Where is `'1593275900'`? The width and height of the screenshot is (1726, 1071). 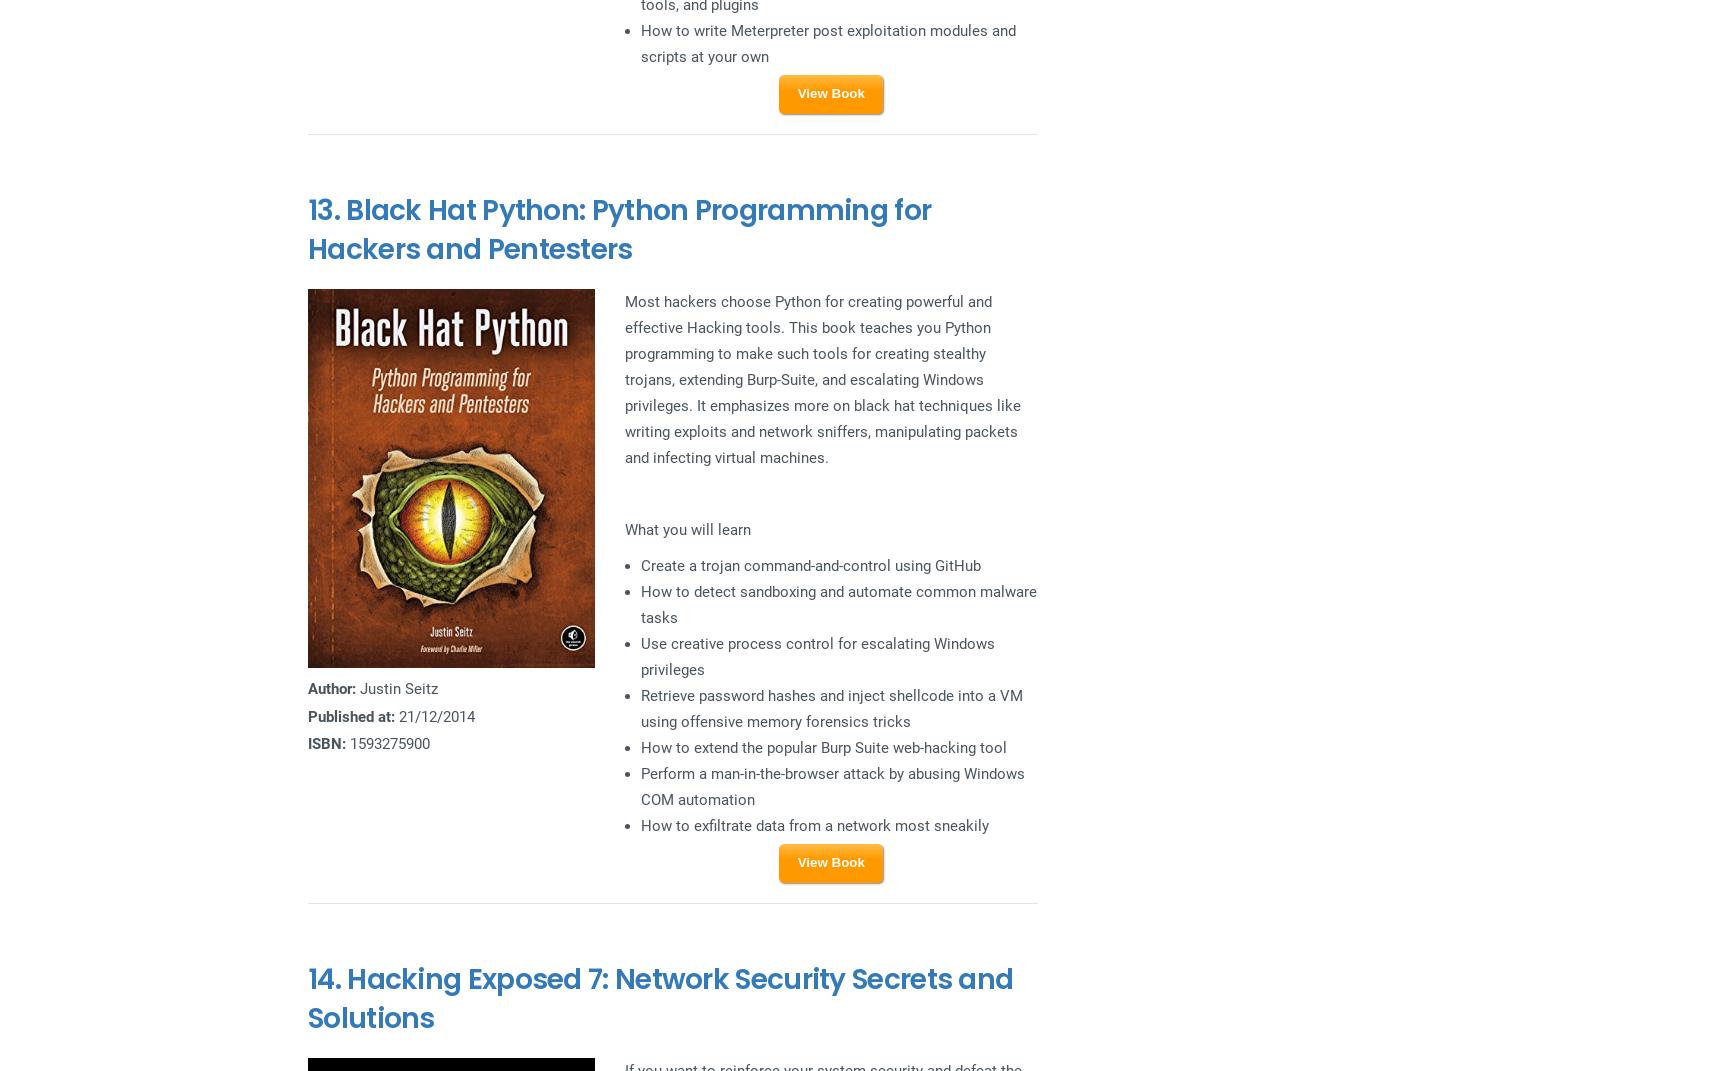
'1593275900' is located at coordinates (388, 744).